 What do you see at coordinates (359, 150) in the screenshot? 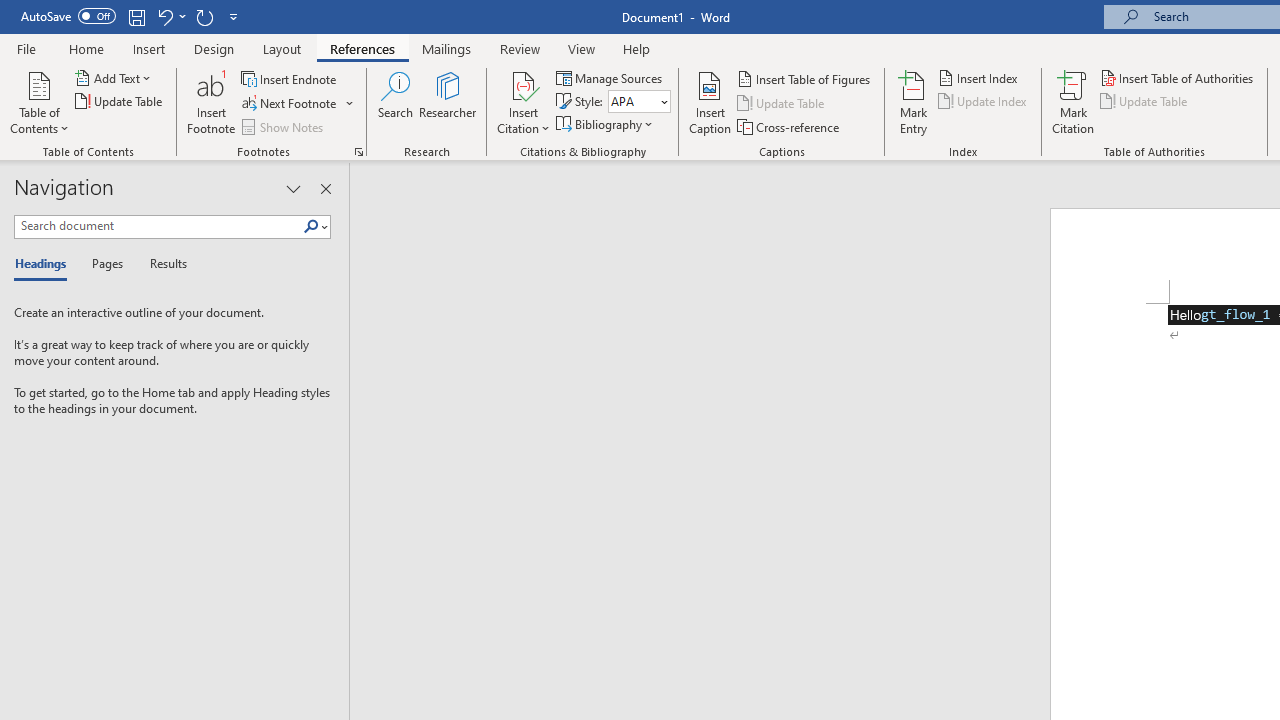
I see `'Footnote and Endnote Dialog...'` at bounding box center [359, 150].